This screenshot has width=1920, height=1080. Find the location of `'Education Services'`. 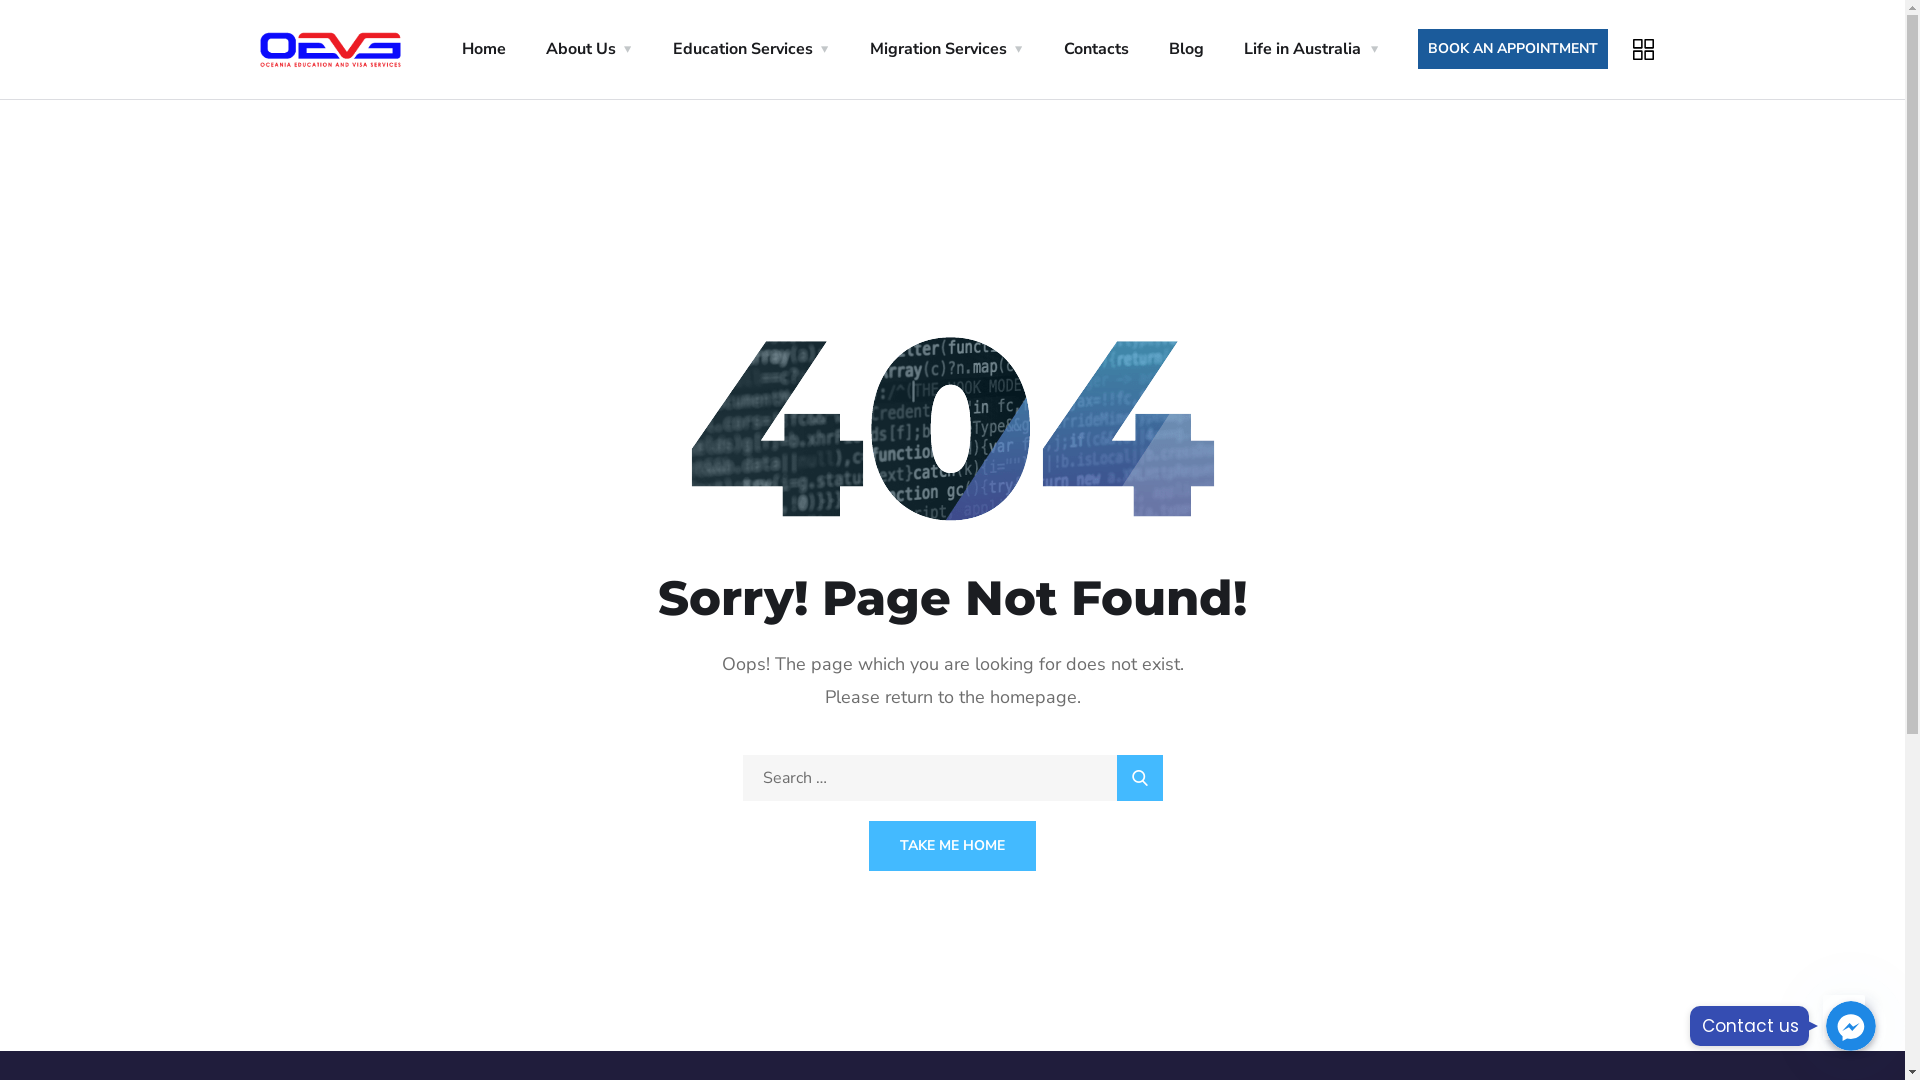

'Education Services' is located at coordinates (750, 48).